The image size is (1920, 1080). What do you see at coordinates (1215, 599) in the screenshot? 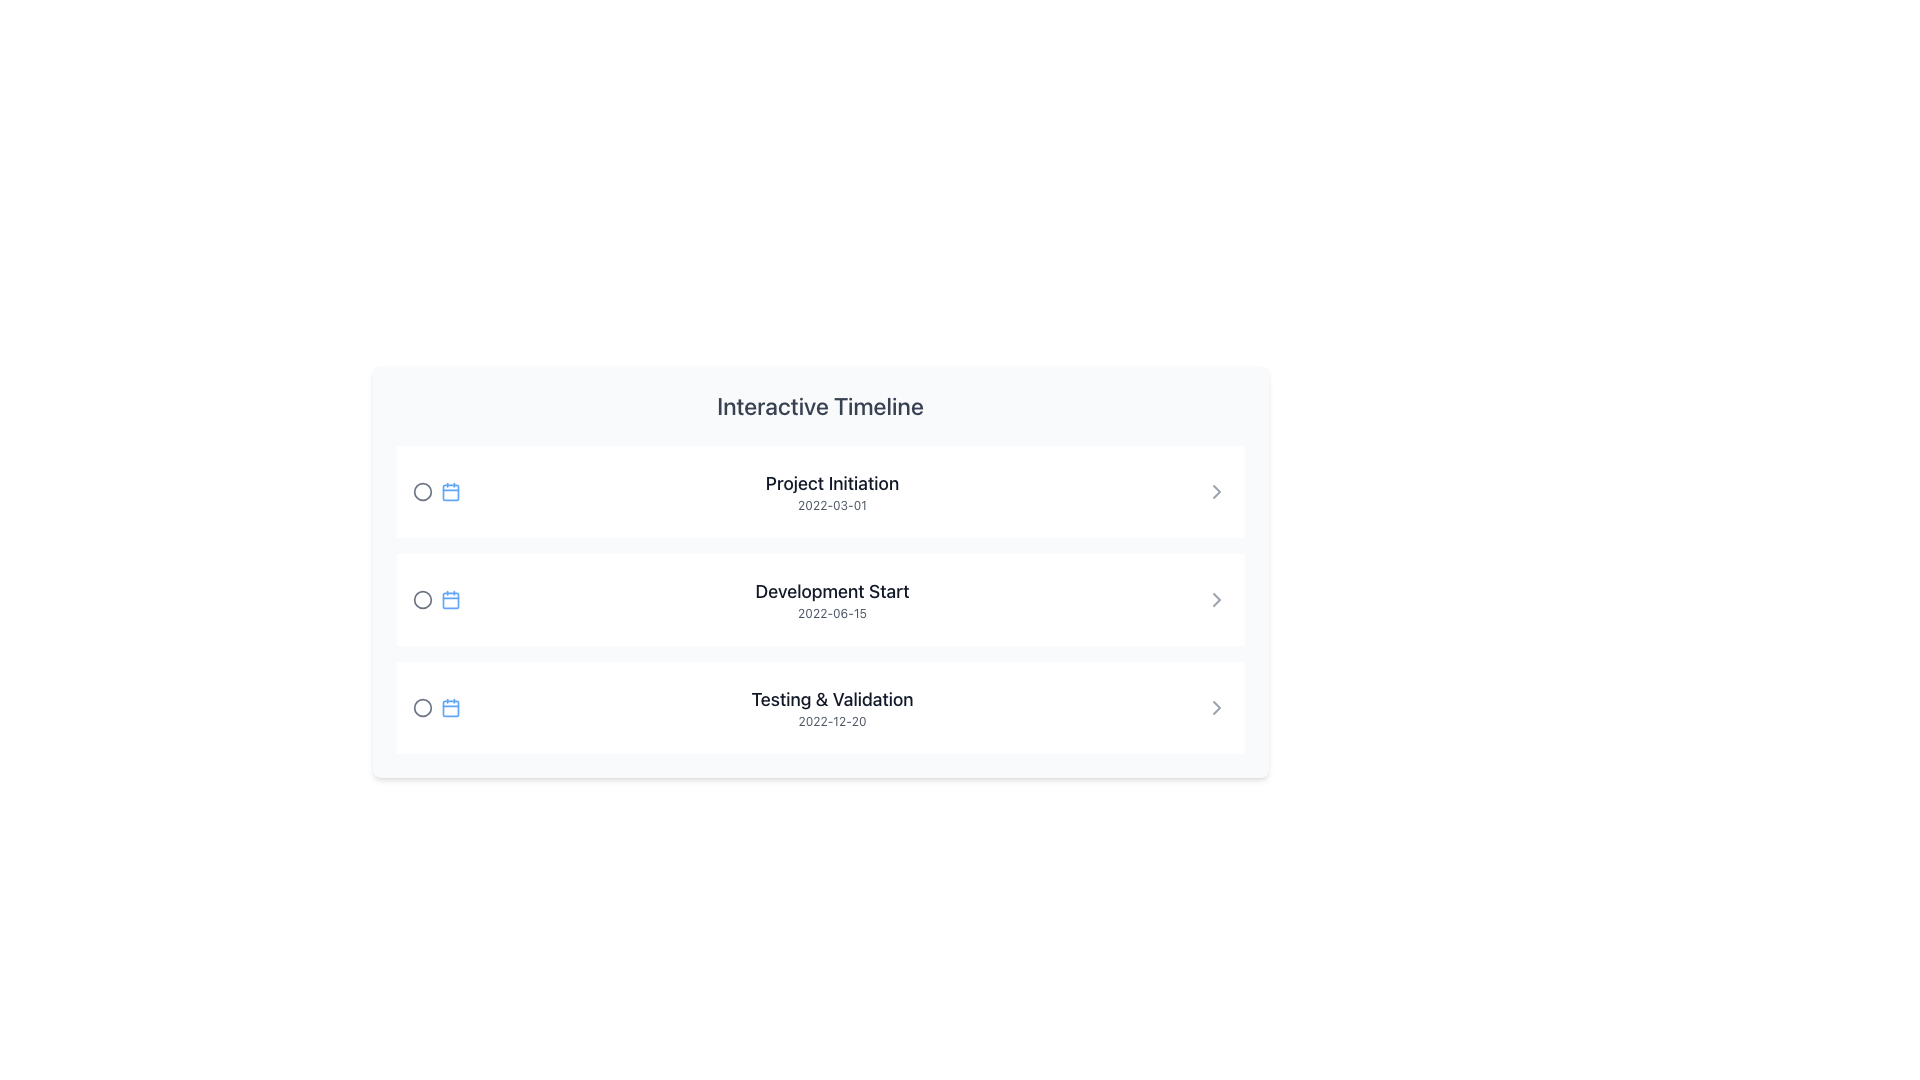
I see `the rightward gray chevron icon located at the far right side of the 'Development Start' timeline entry` at bounding box center [1215, 599].